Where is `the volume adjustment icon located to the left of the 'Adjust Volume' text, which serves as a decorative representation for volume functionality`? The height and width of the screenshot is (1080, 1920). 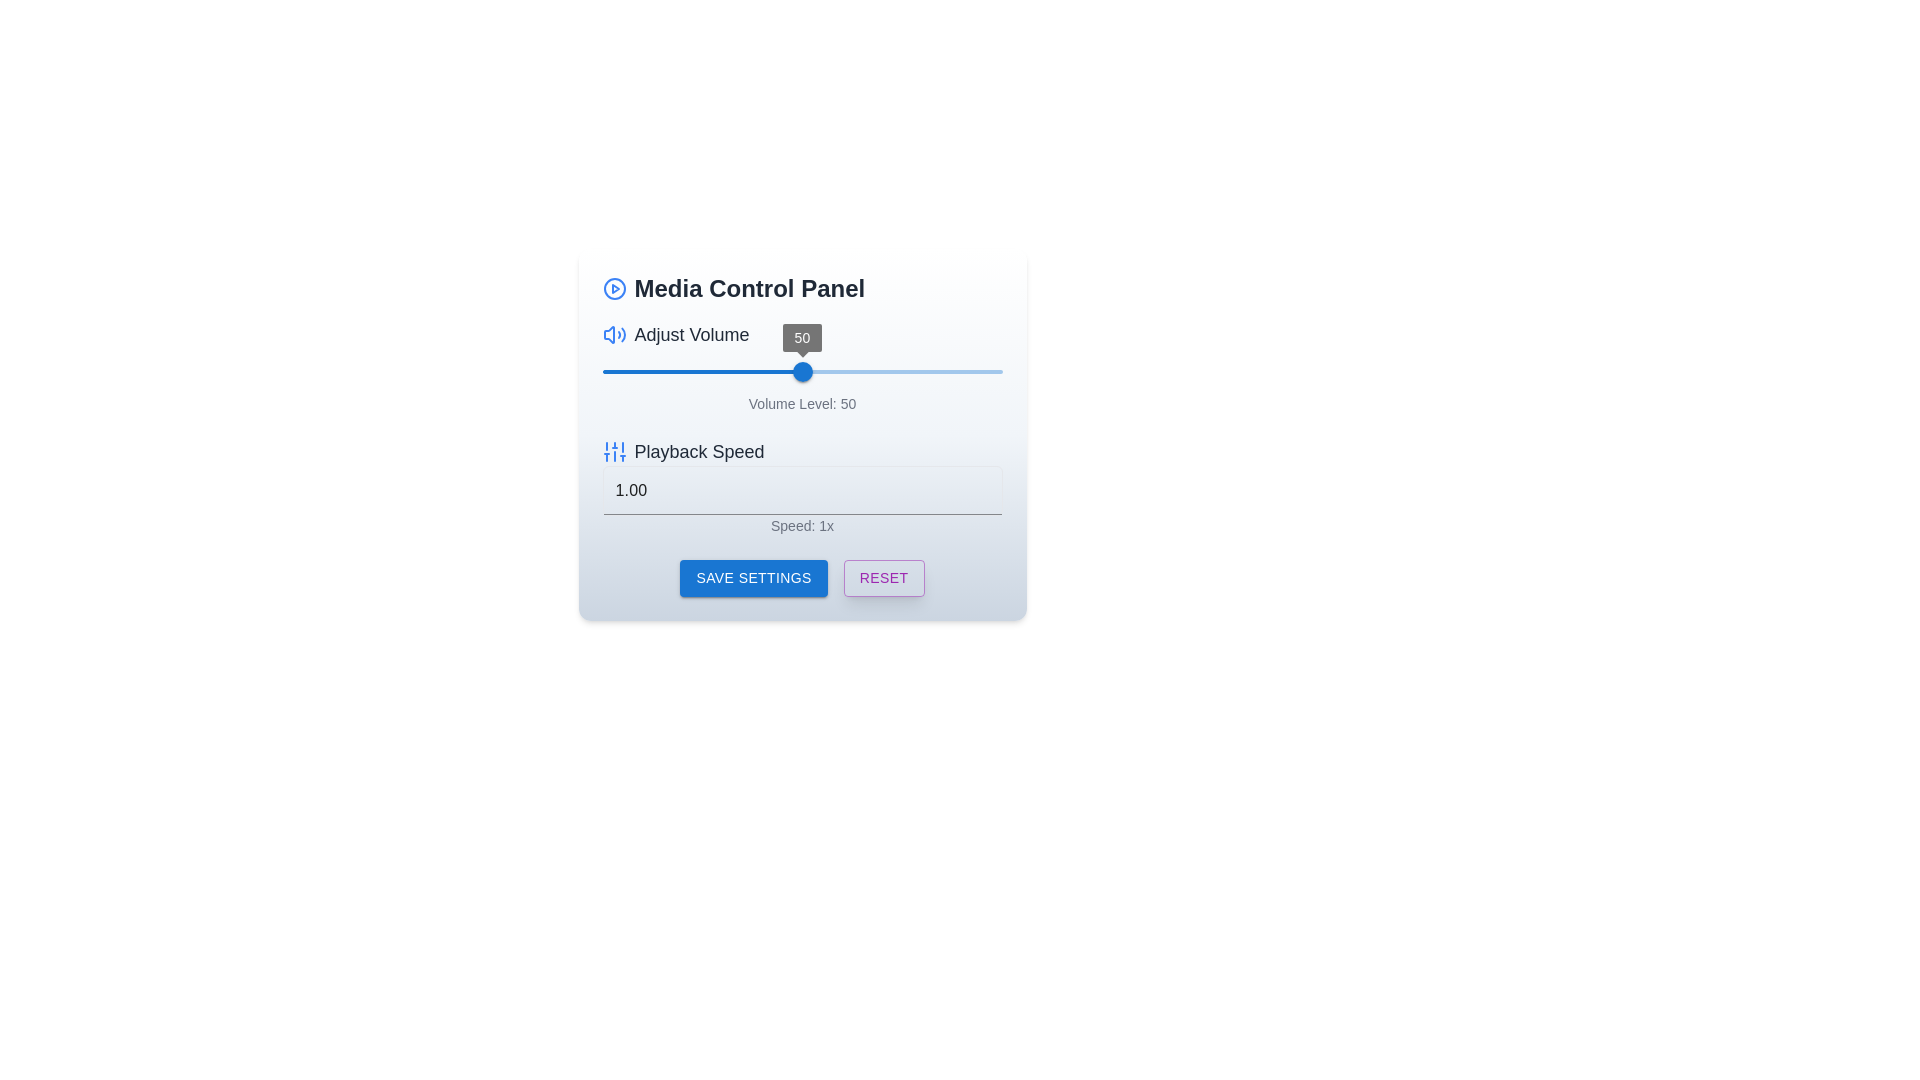
the volume adjustment icon located to the left of the 'Adjust Volume' text, which serves as a decorative representation for volume functionality is located at coordinates (613, 334).